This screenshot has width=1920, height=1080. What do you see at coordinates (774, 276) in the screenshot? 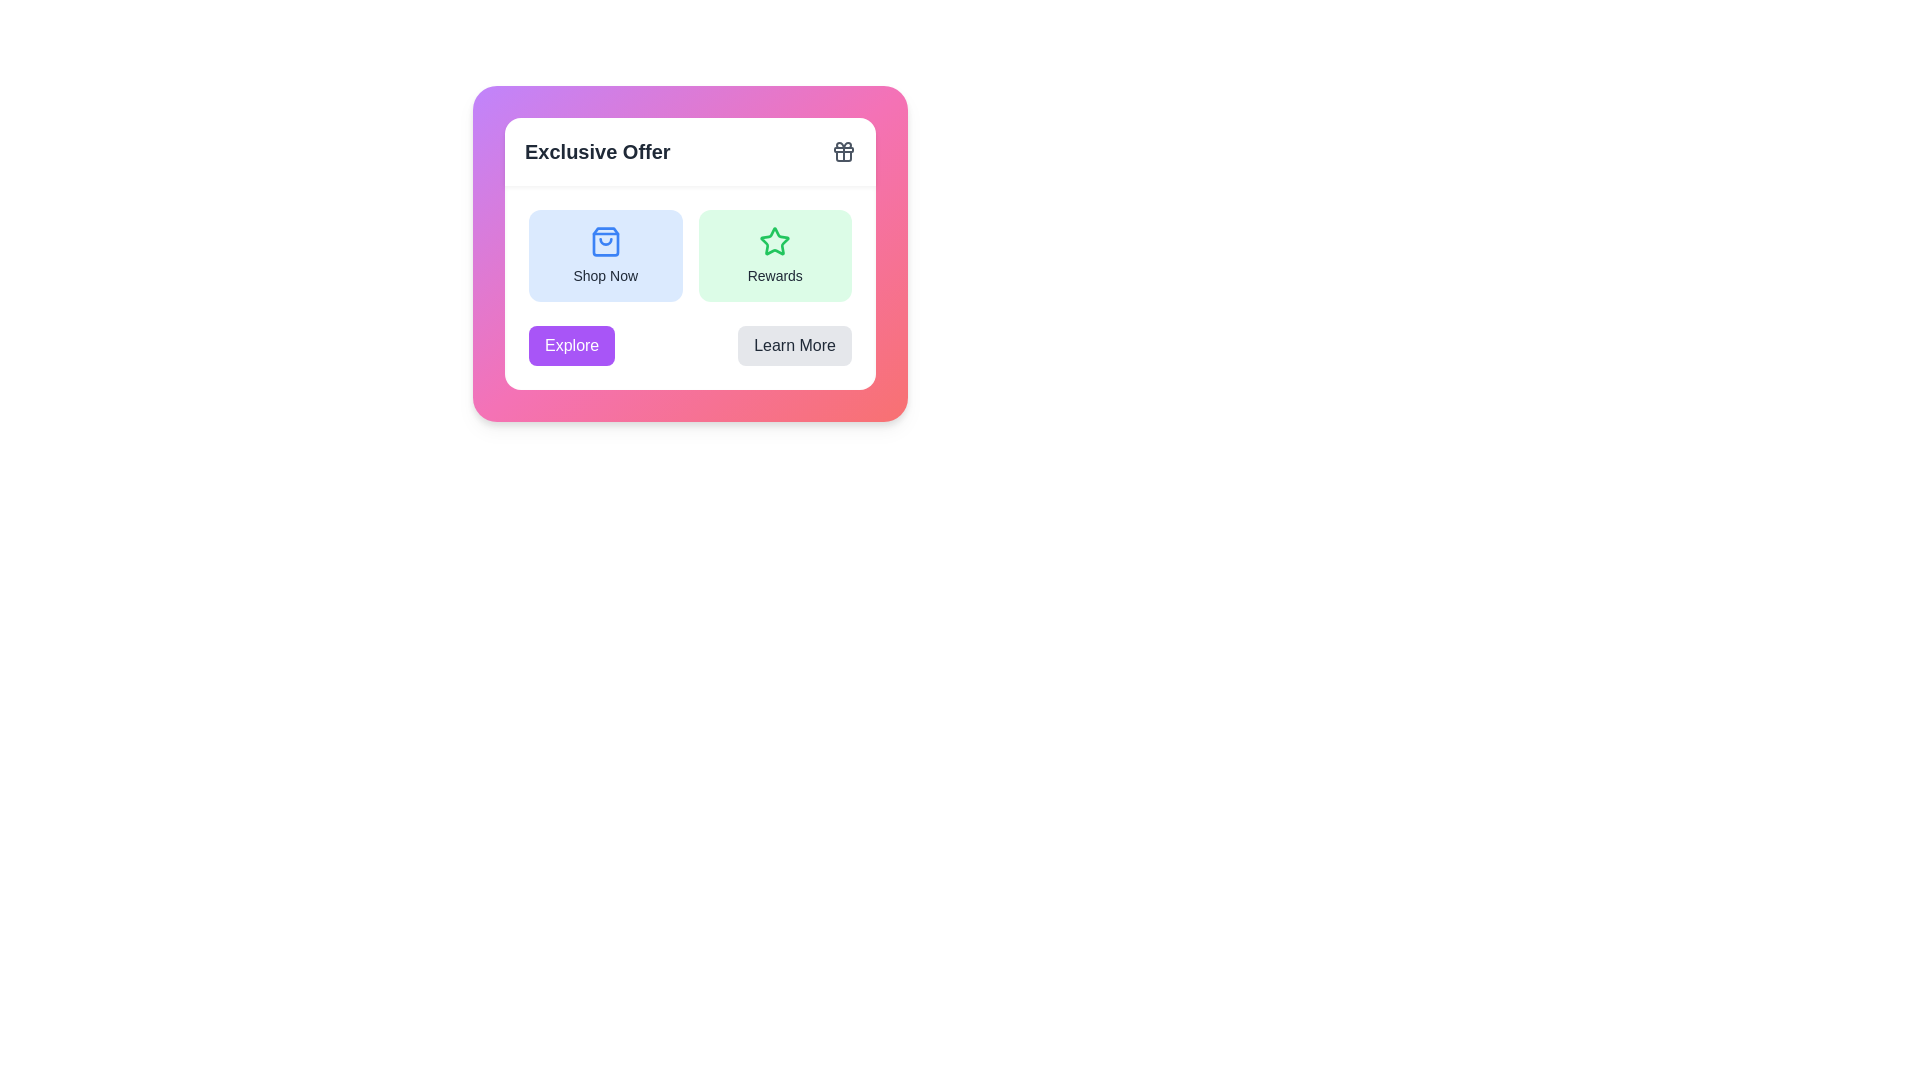
I see `the 'Rewards' text label, which is displayed in a small, medium-weight, dark-gray font below a green star icon in a light-green card` at bounding box center [774, 276].